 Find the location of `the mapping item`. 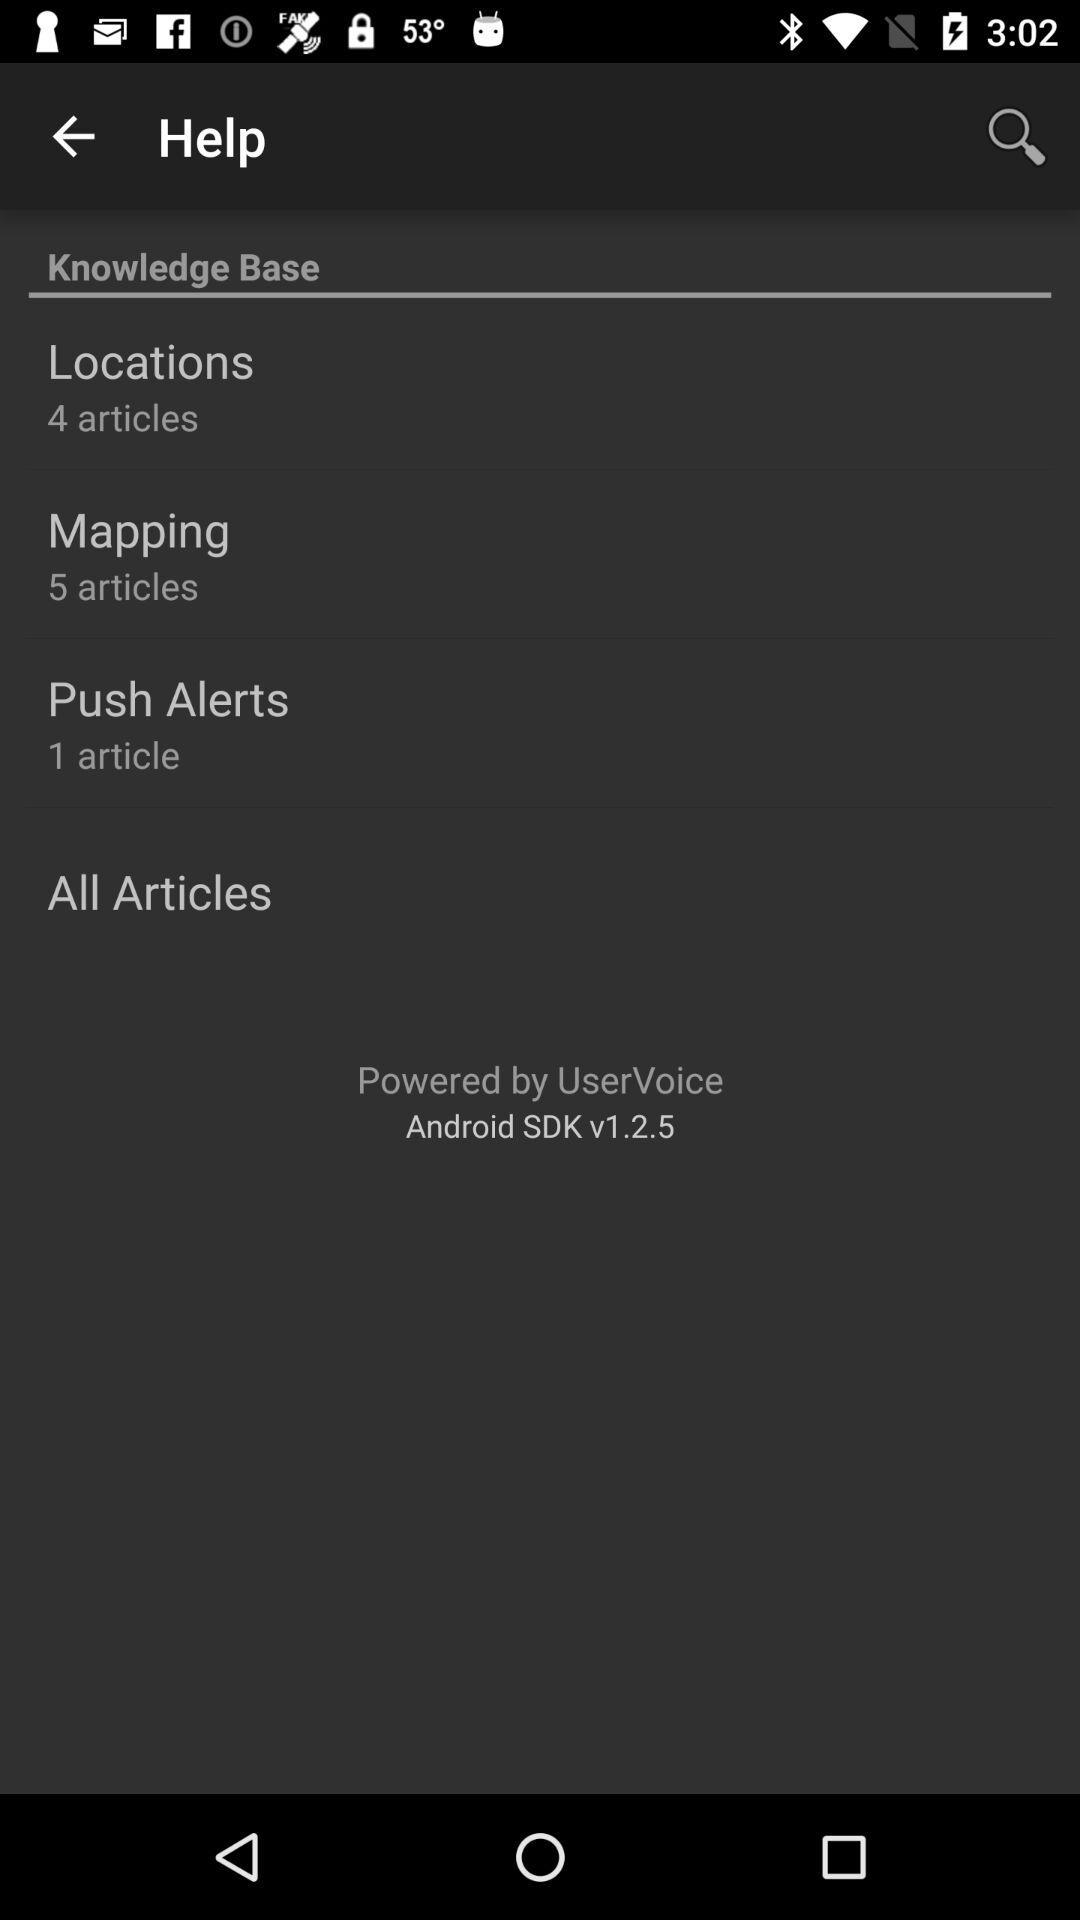

the mapping item is located at coordinates (137, 529).